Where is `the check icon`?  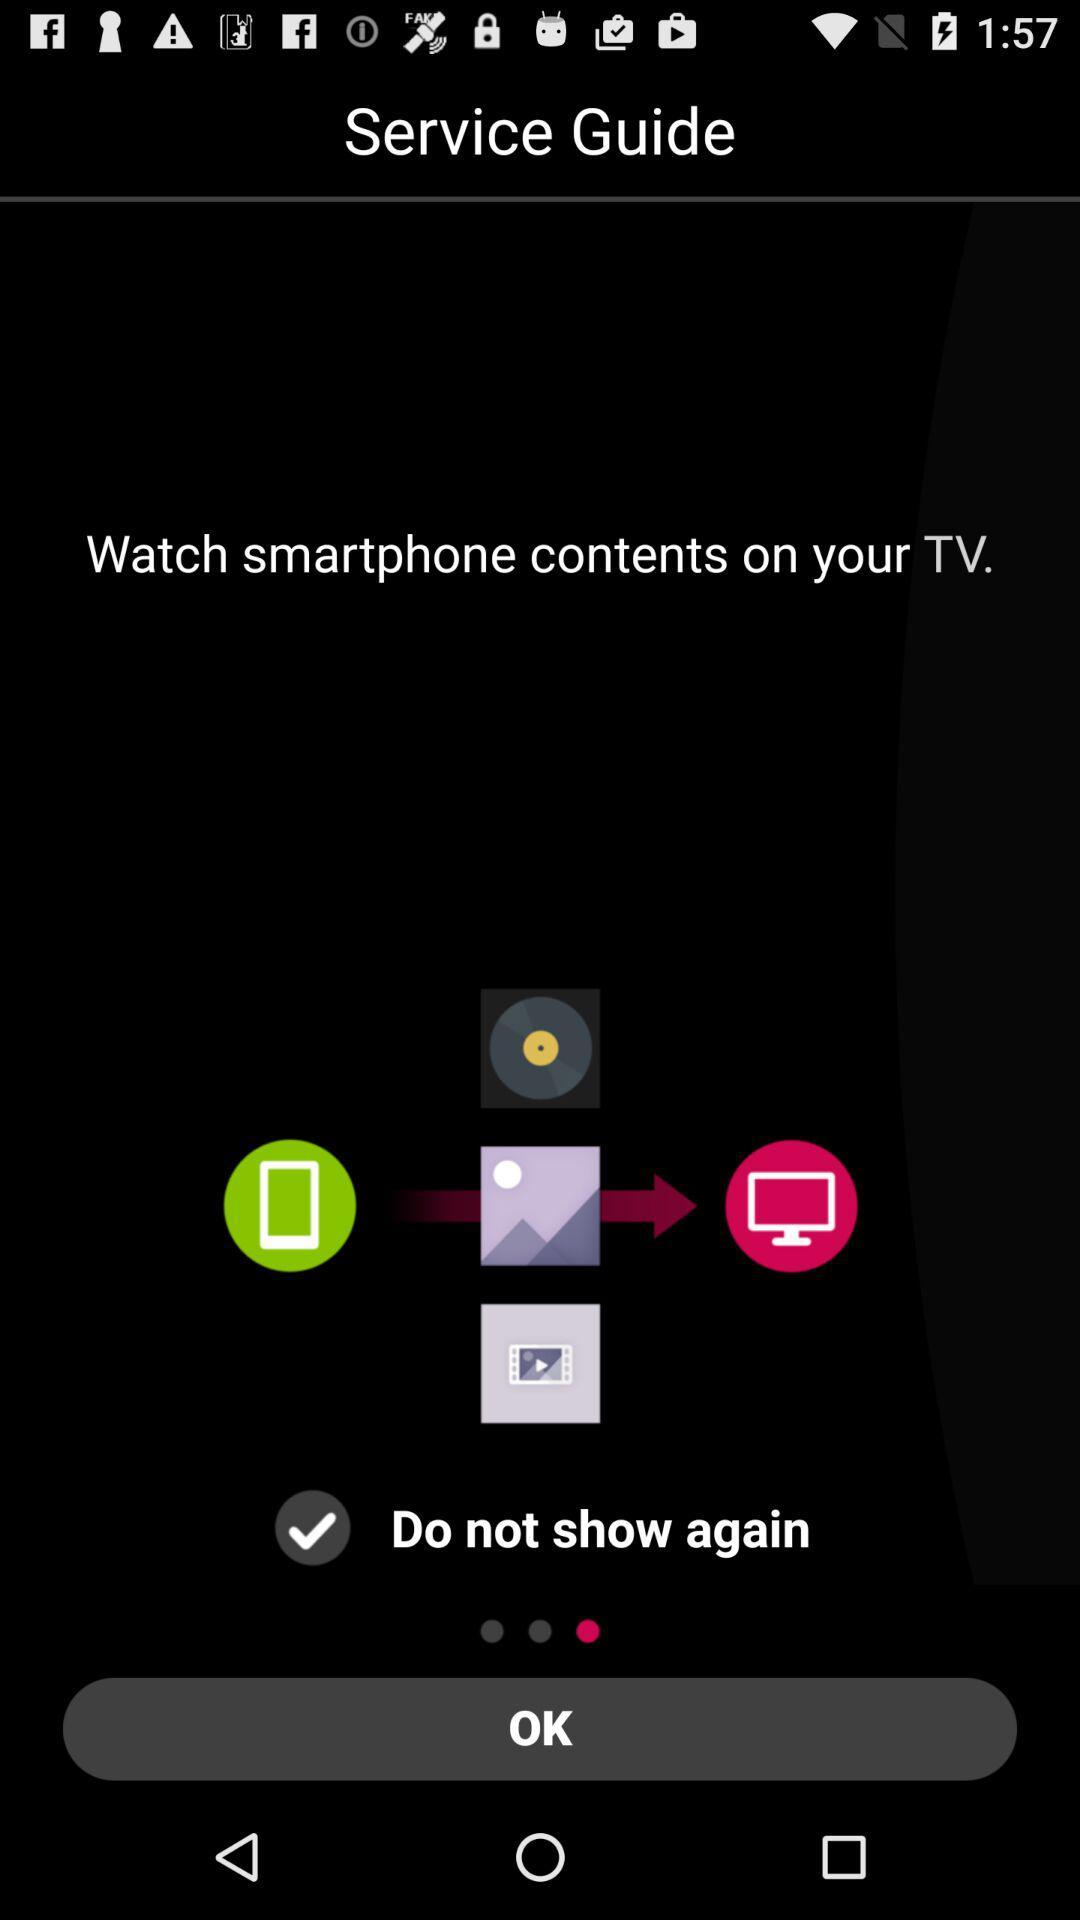 the check icon is located at coordinates (312, 1635).